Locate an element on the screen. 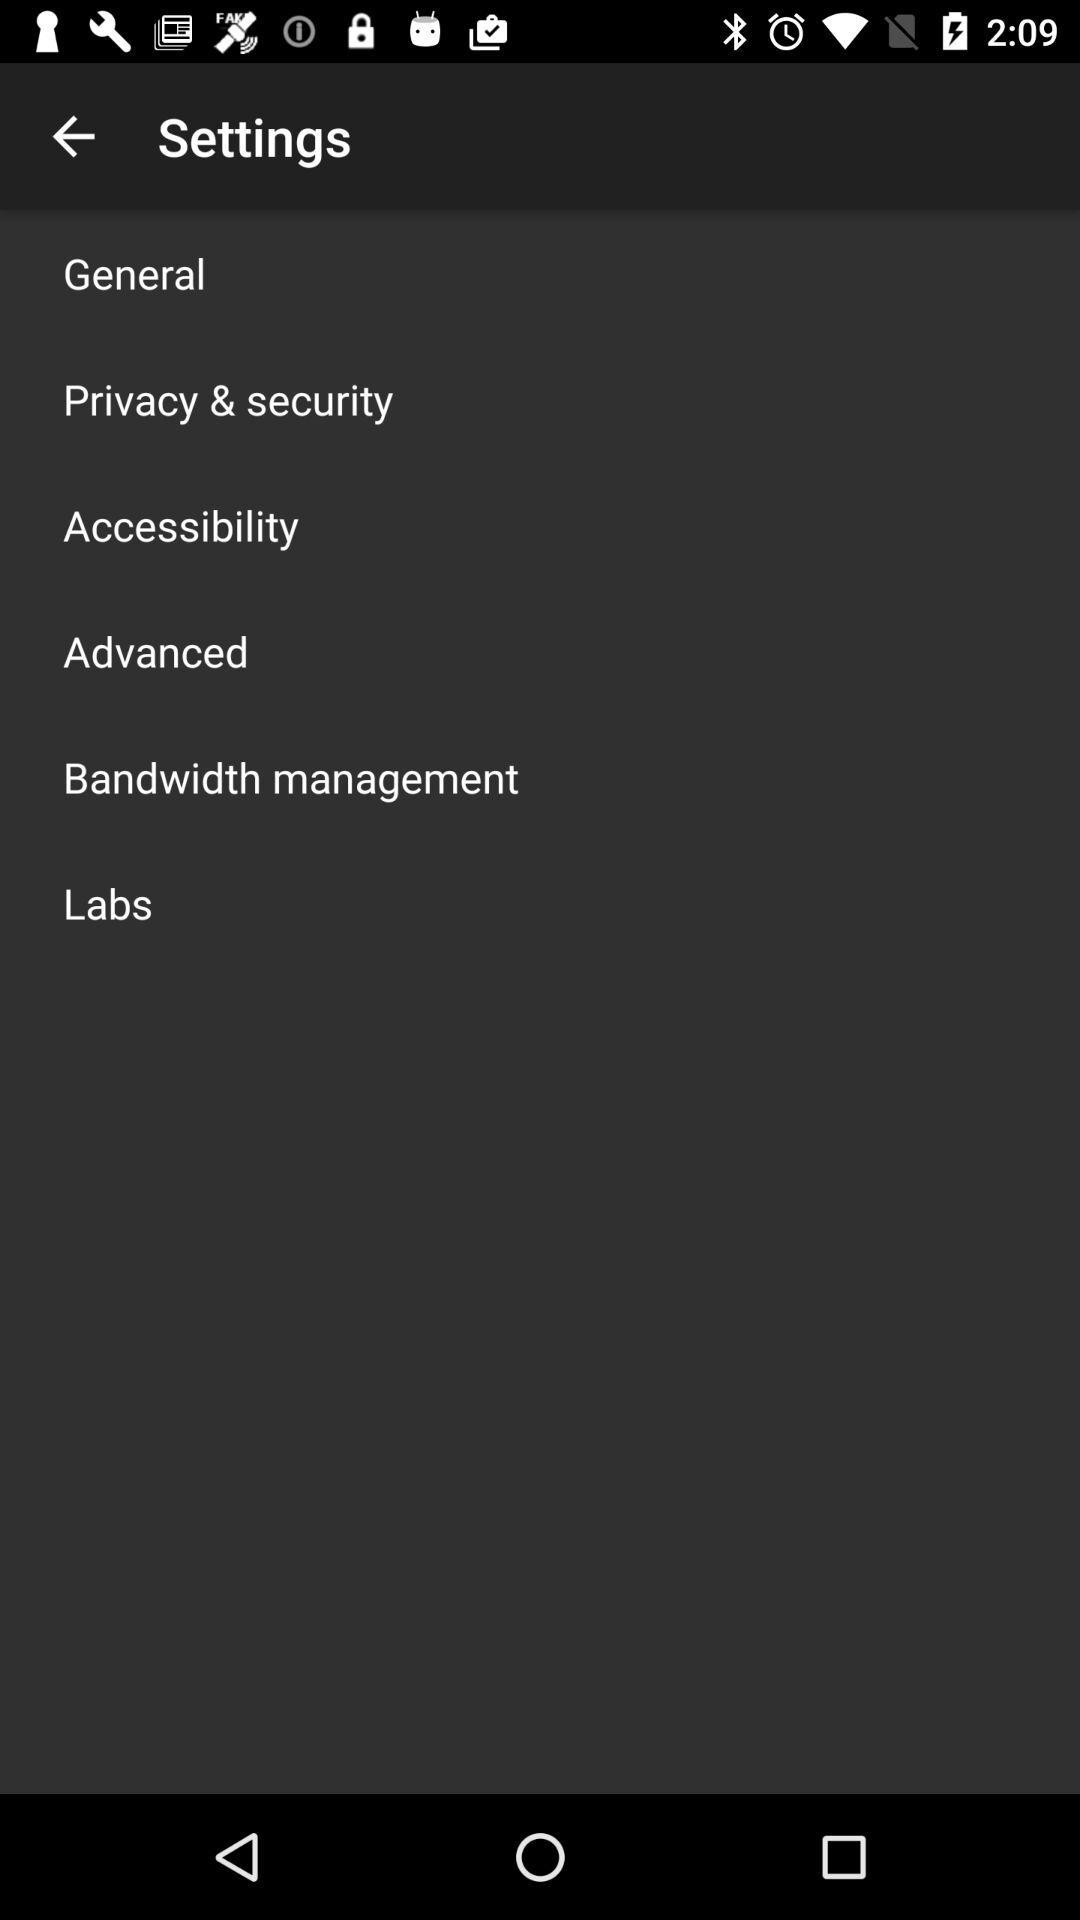 This screenshot has width=1080, height=1920. the icon above the labs is located at coordinates (290, 776).